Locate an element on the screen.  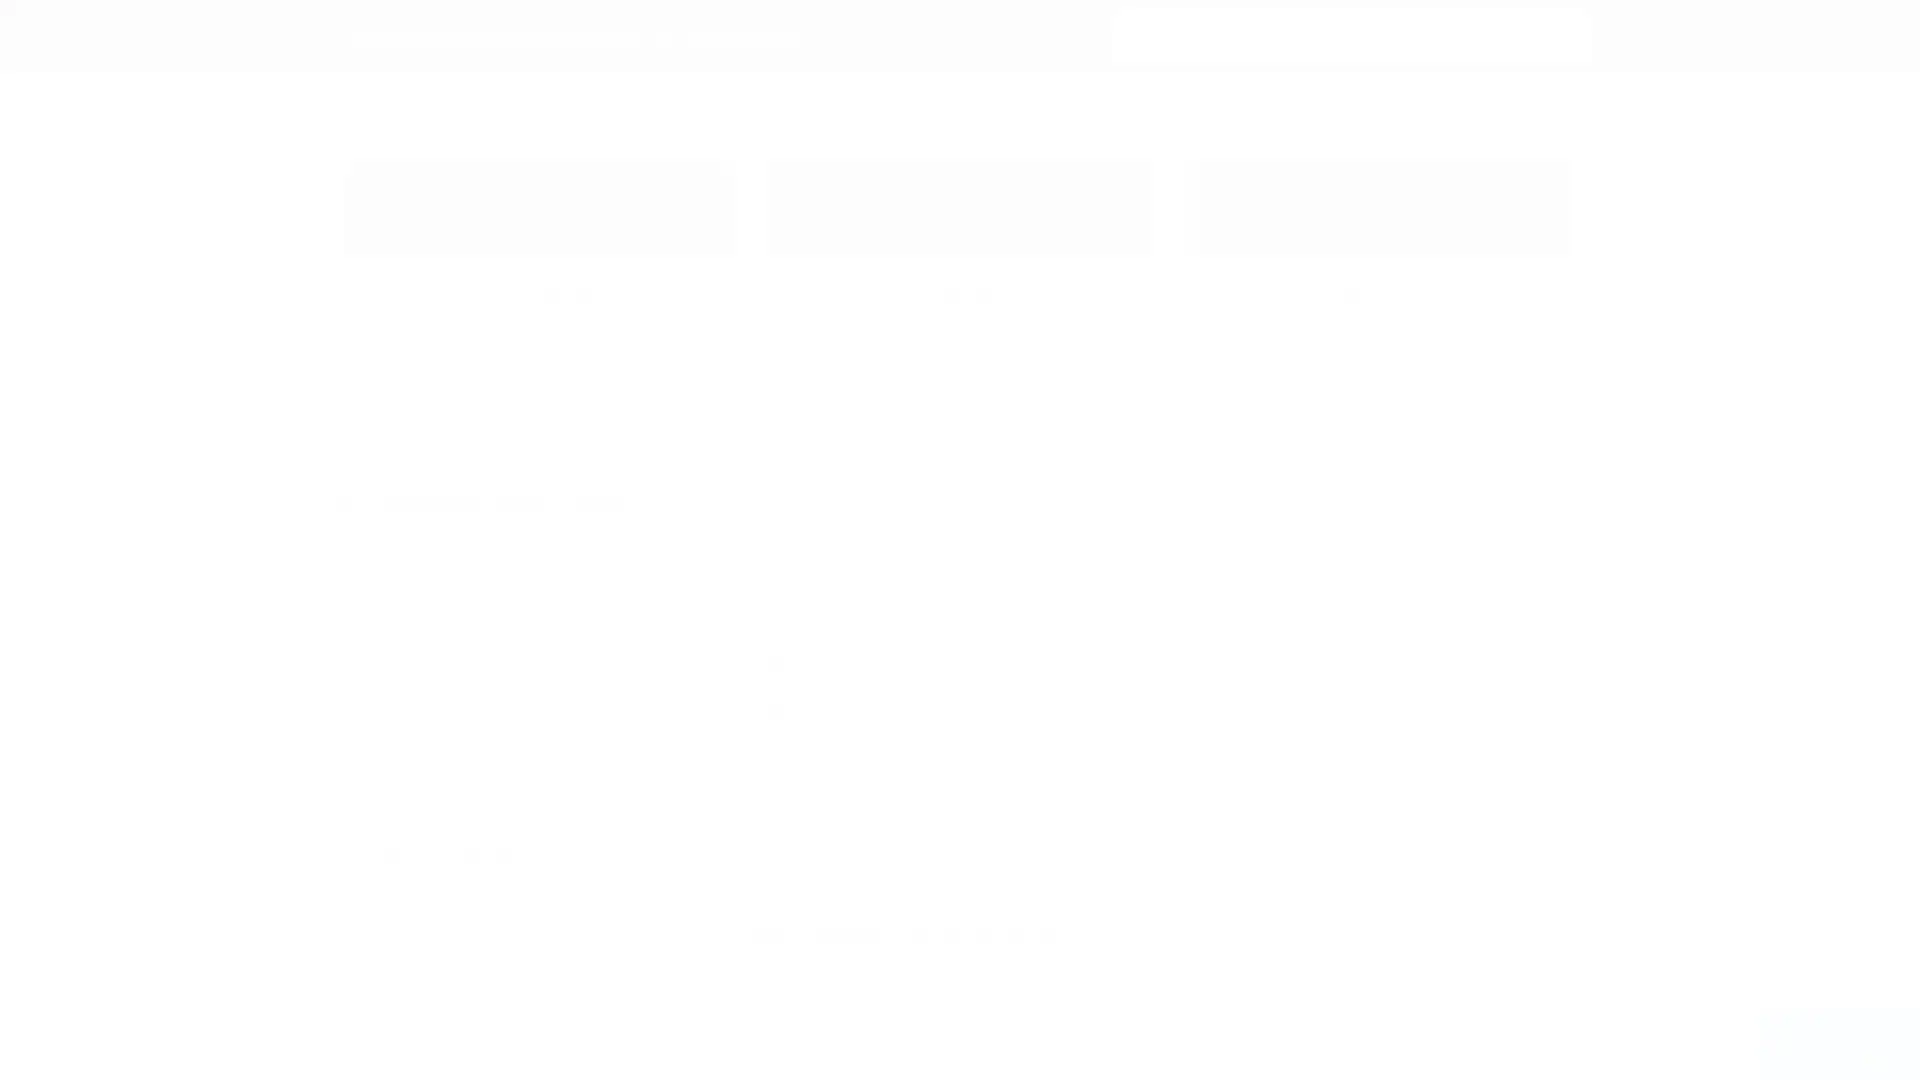
Advanced content is located at coordinates (499, 681).